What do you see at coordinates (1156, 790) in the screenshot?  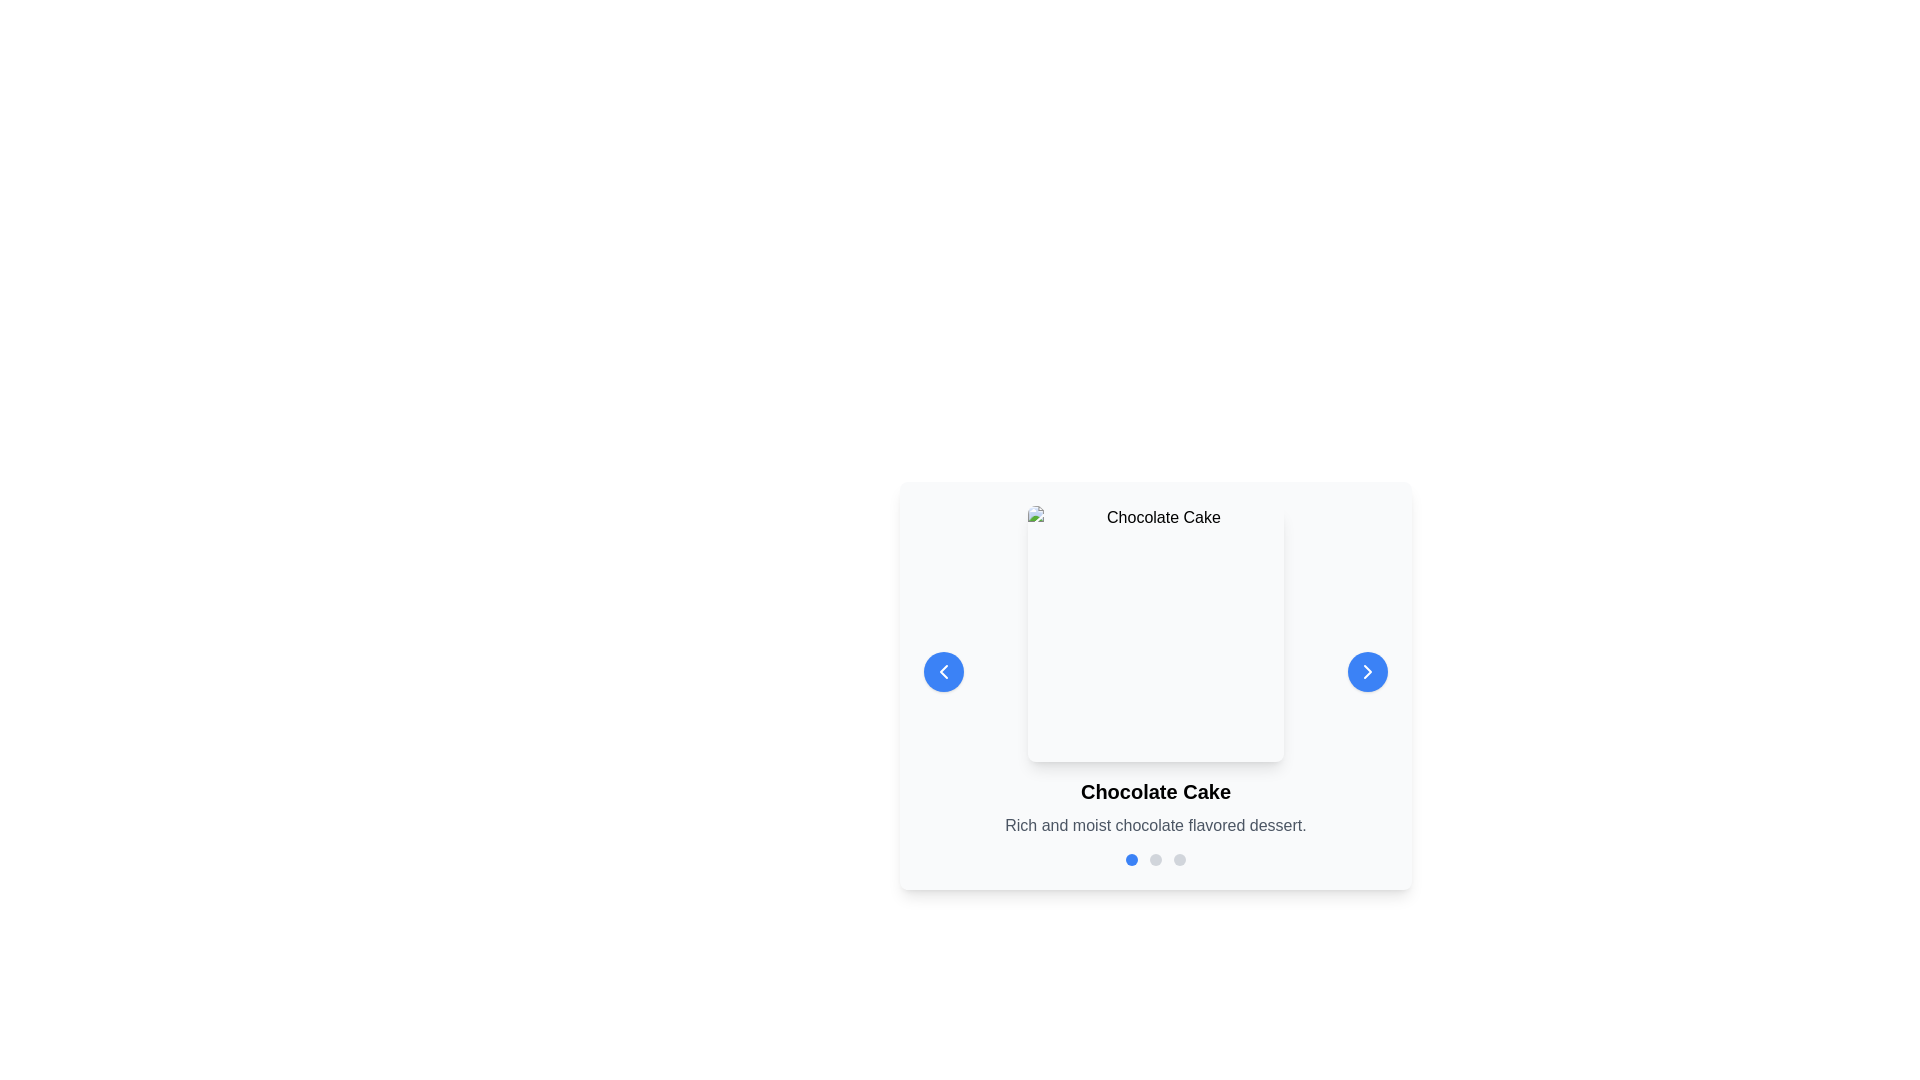 I see `the text label reading 'Chocolate Cake', which is displayed in bold and larger font, centrally aligned below an image of a cake` at bounding box center [1156, 790].